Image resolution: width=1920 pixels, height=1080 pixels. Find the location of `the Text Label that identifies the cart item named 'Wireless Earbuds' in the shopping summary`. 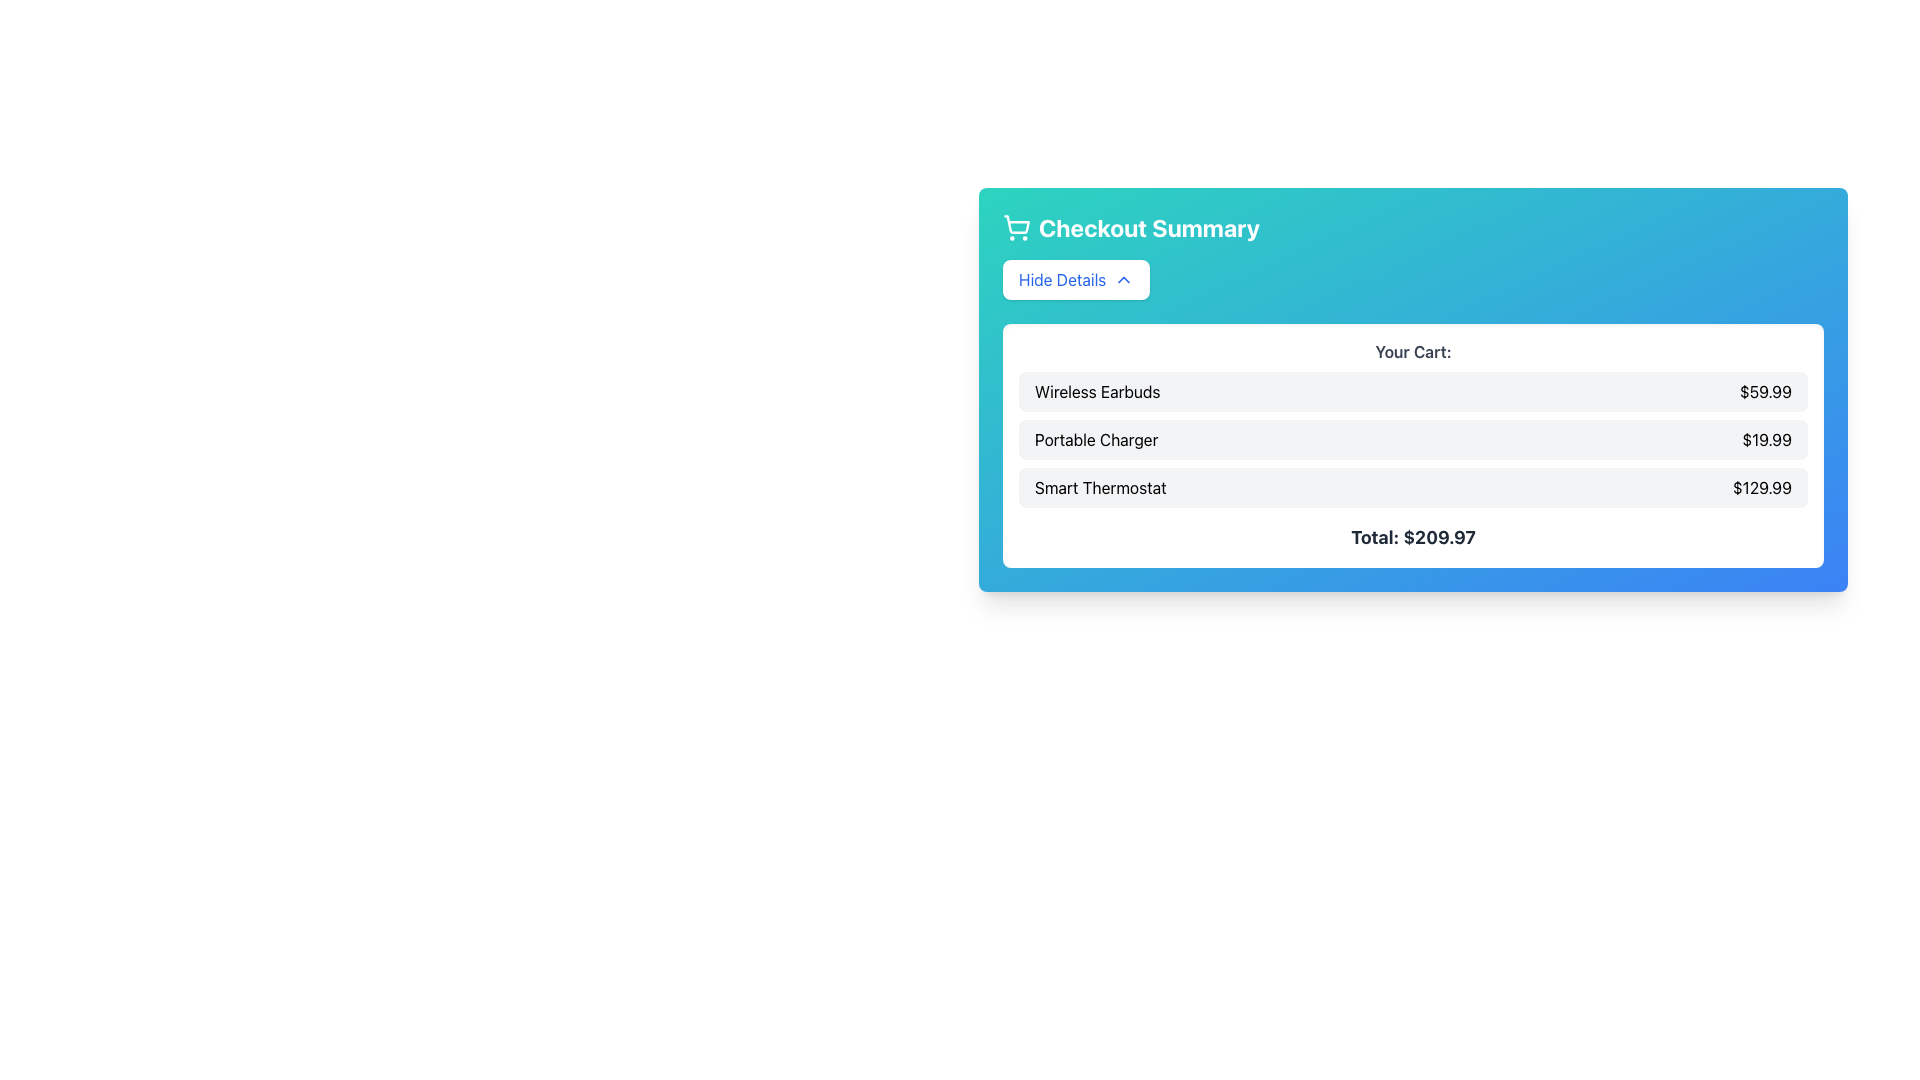

the Text Label that identifies the cart item named 'Wireless Earbuds' in the shopping summary is located at coordinates (1096, 392).